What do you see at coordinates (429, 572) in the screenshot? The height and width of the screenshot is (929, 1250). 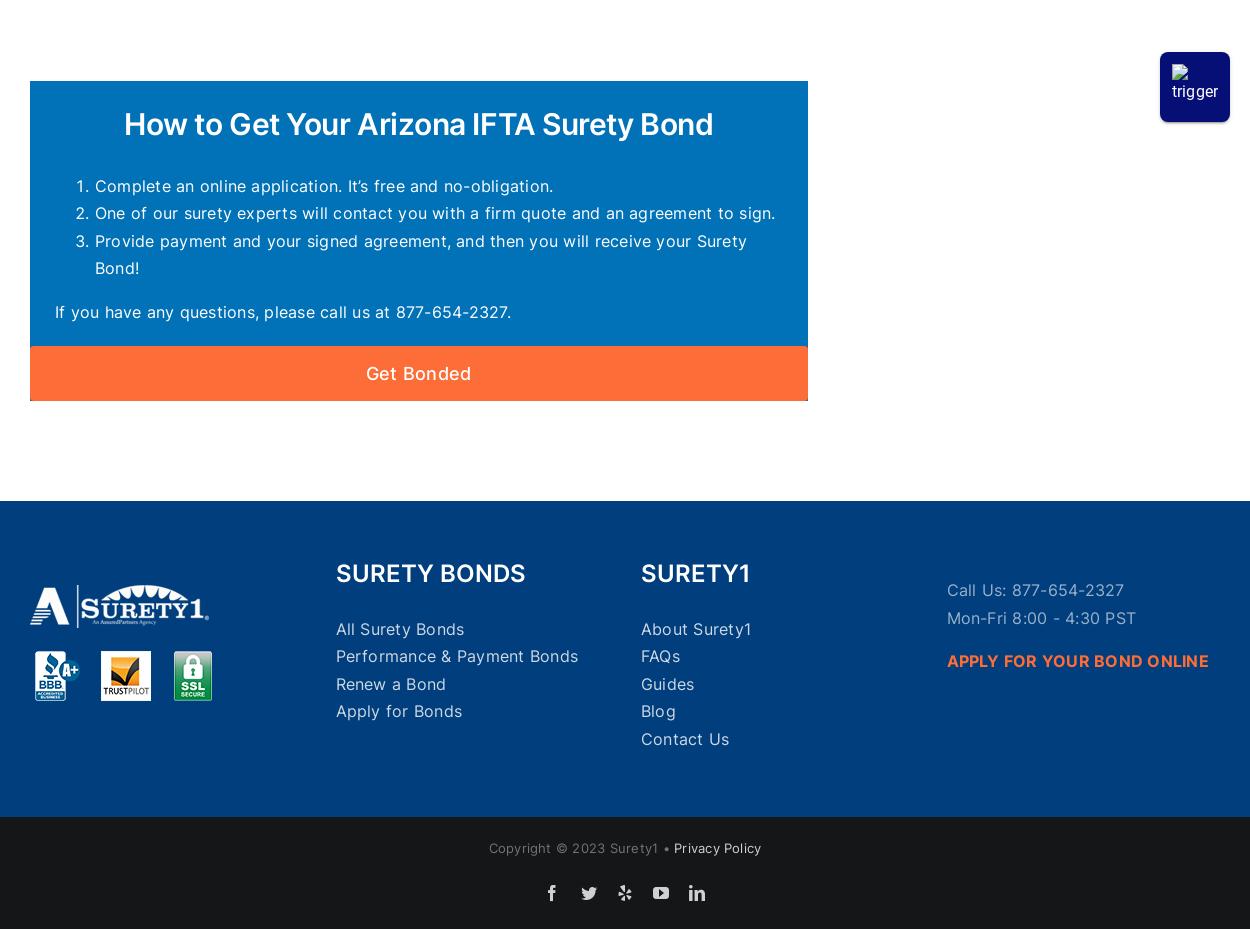 I see `'Surety Bonds'` at bounding box center [429, 572].